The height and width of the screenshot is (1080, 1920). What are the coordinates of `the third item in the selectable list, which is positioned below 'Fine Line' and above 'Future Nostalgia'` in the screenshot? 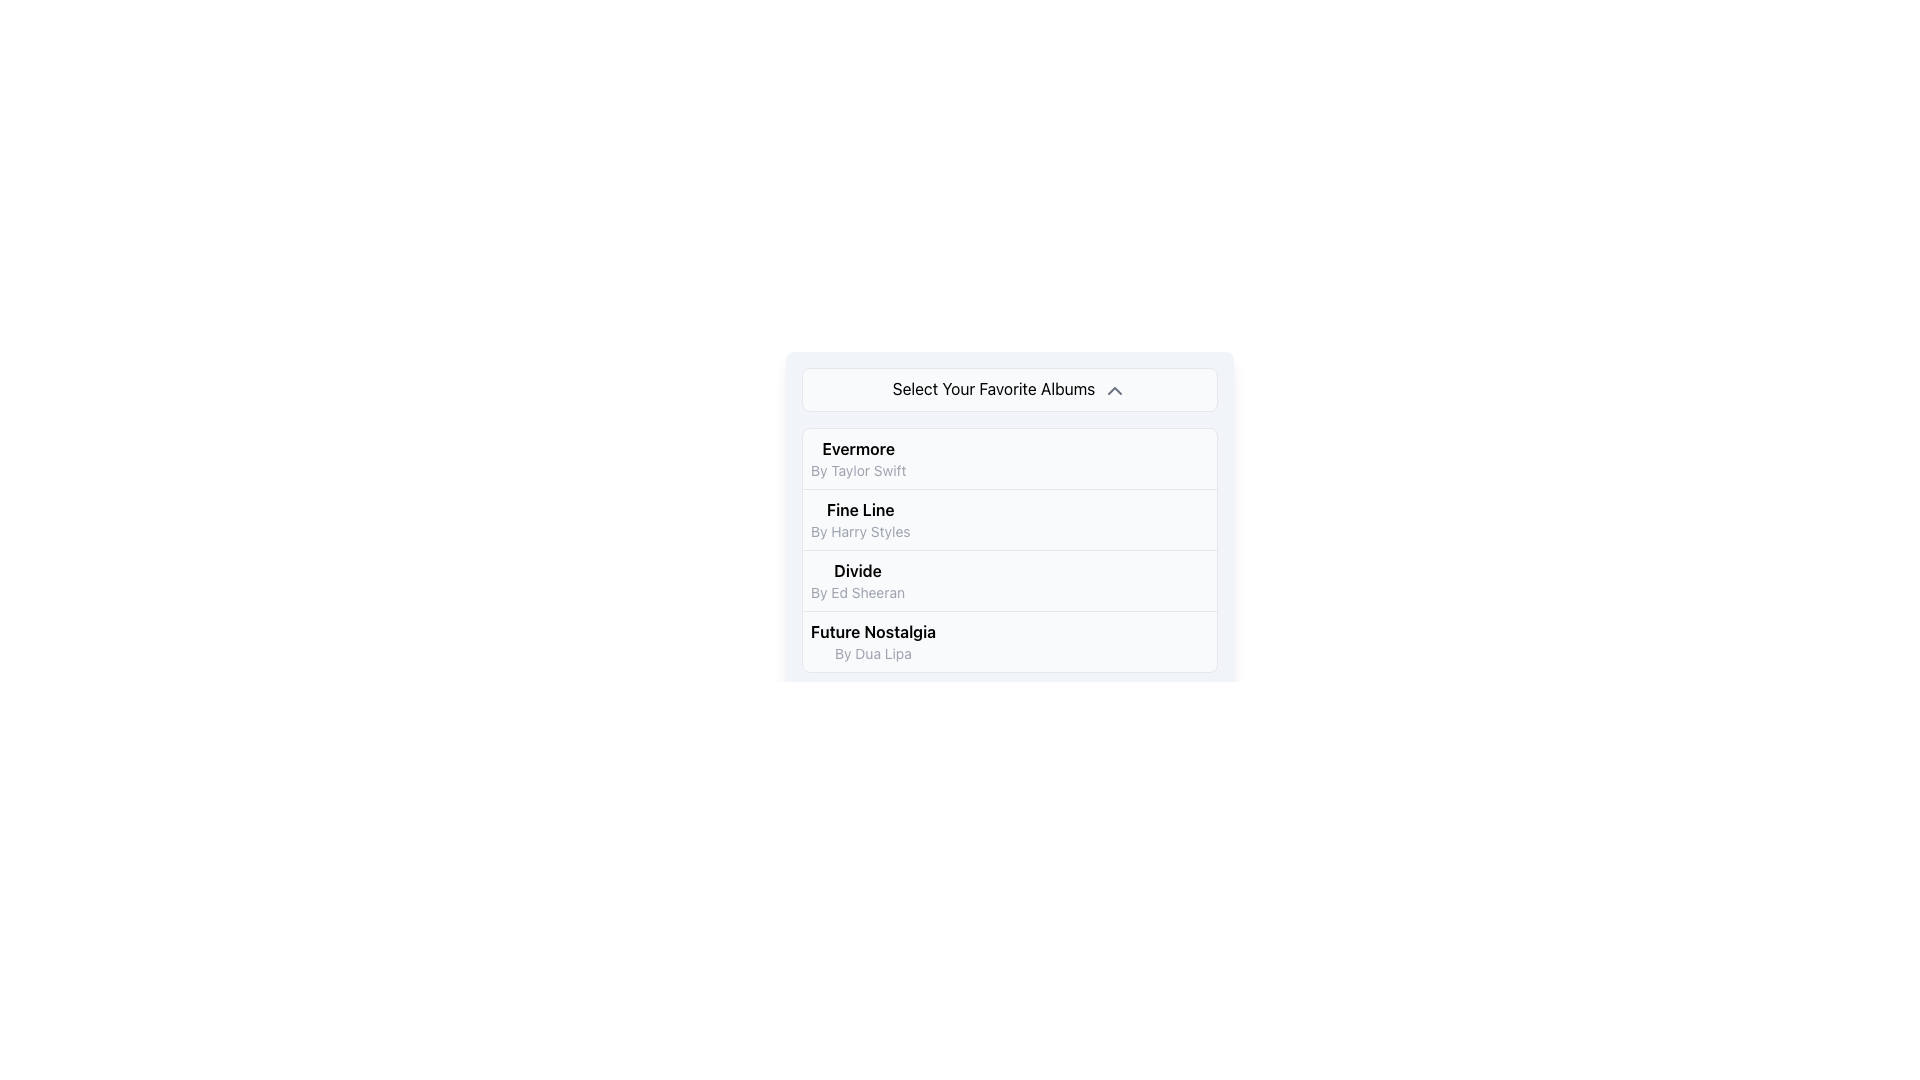 It's located at (1009, 579).